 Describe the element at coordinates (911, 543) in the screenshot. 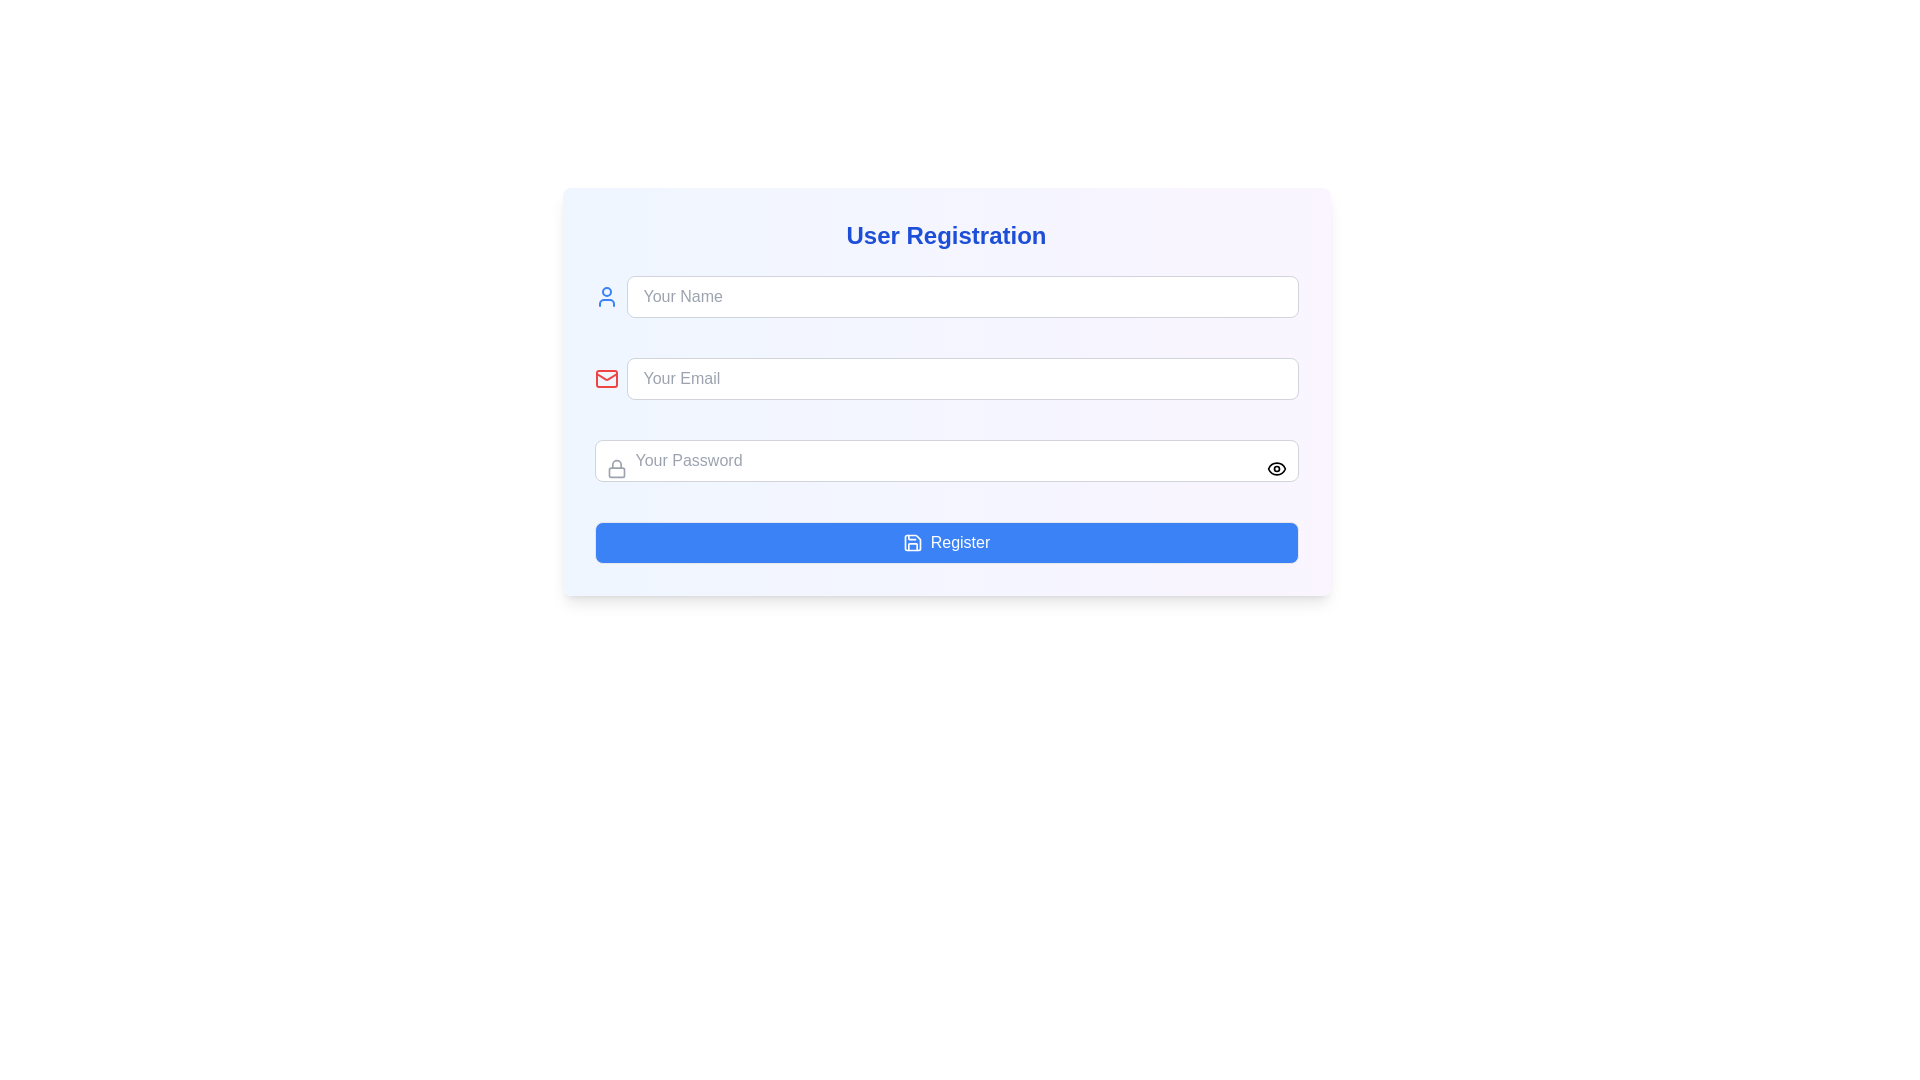

I see `the icon located to the left of the 'Register' button, which symbolizes saving or confirming the registration data` at that location.